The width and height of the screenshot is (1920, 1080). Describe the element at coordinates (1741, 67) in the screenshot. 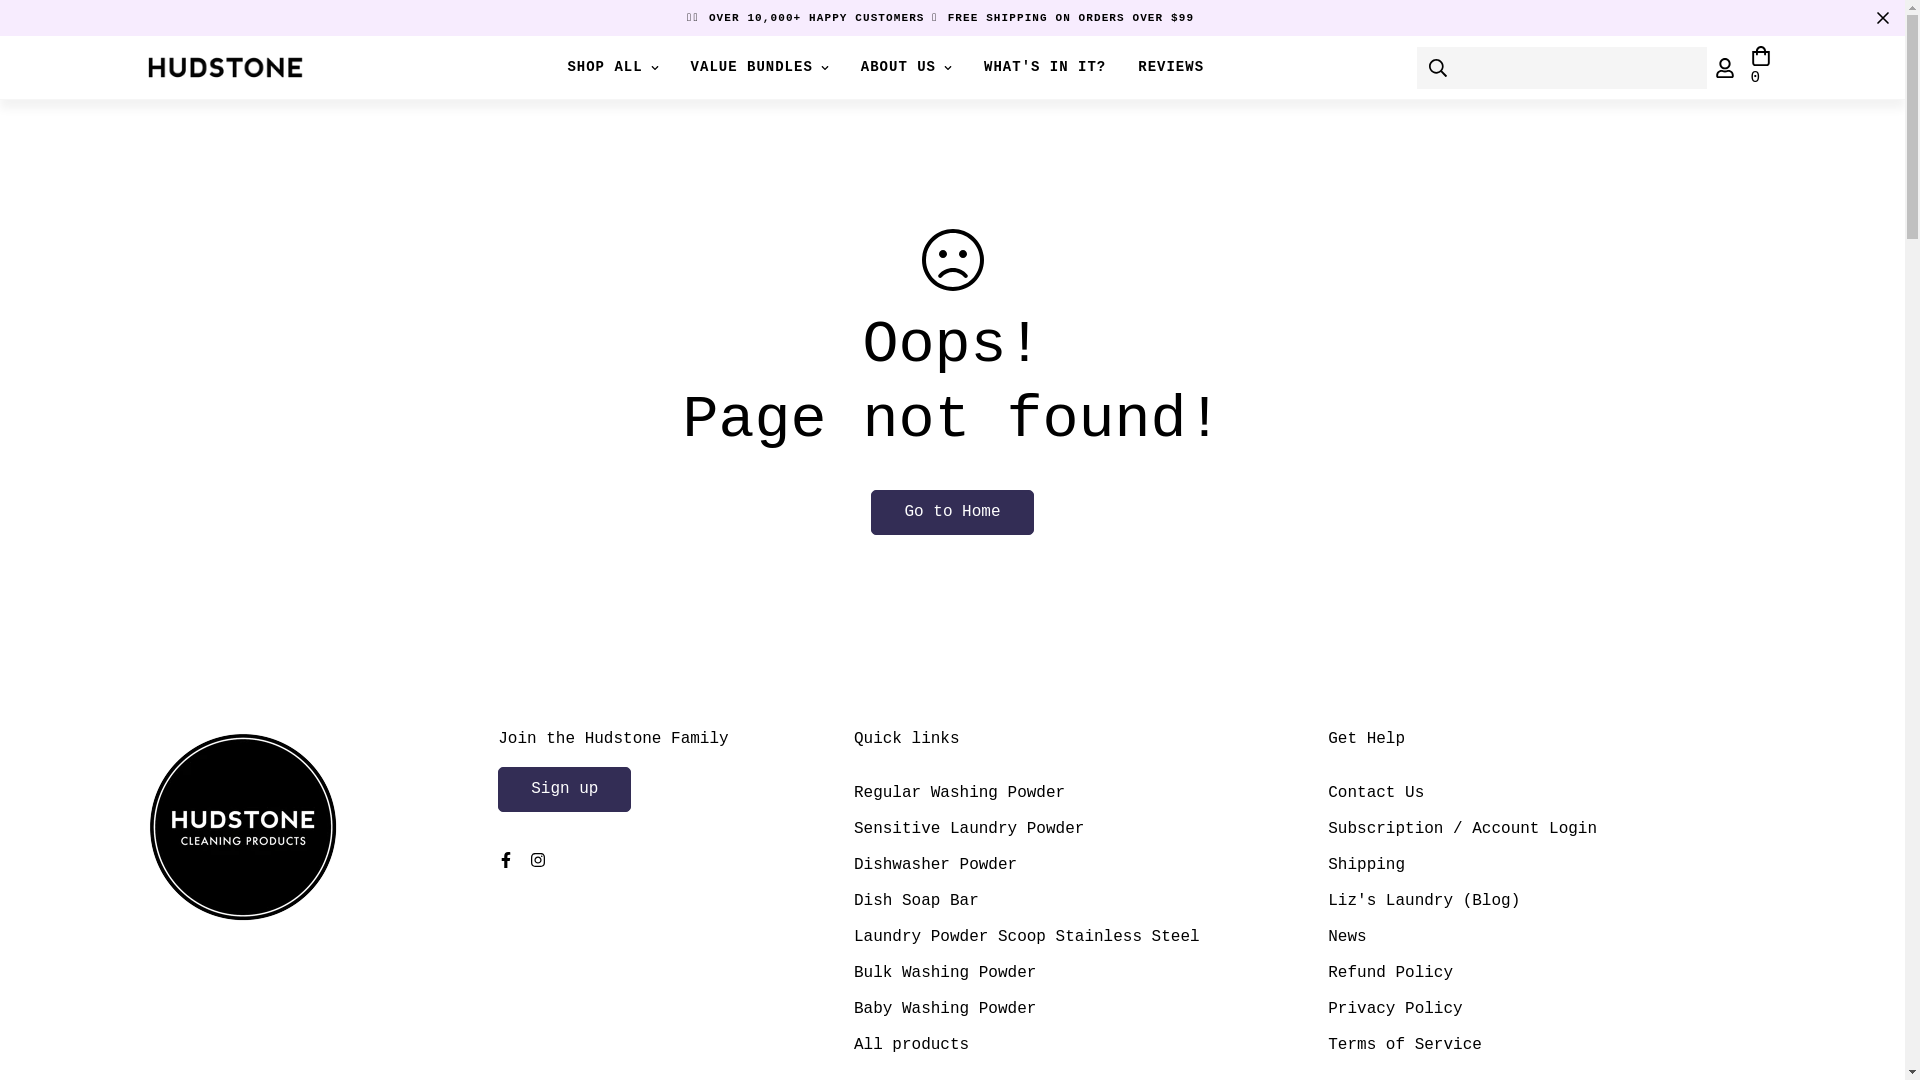

I see `'0'` at that location.